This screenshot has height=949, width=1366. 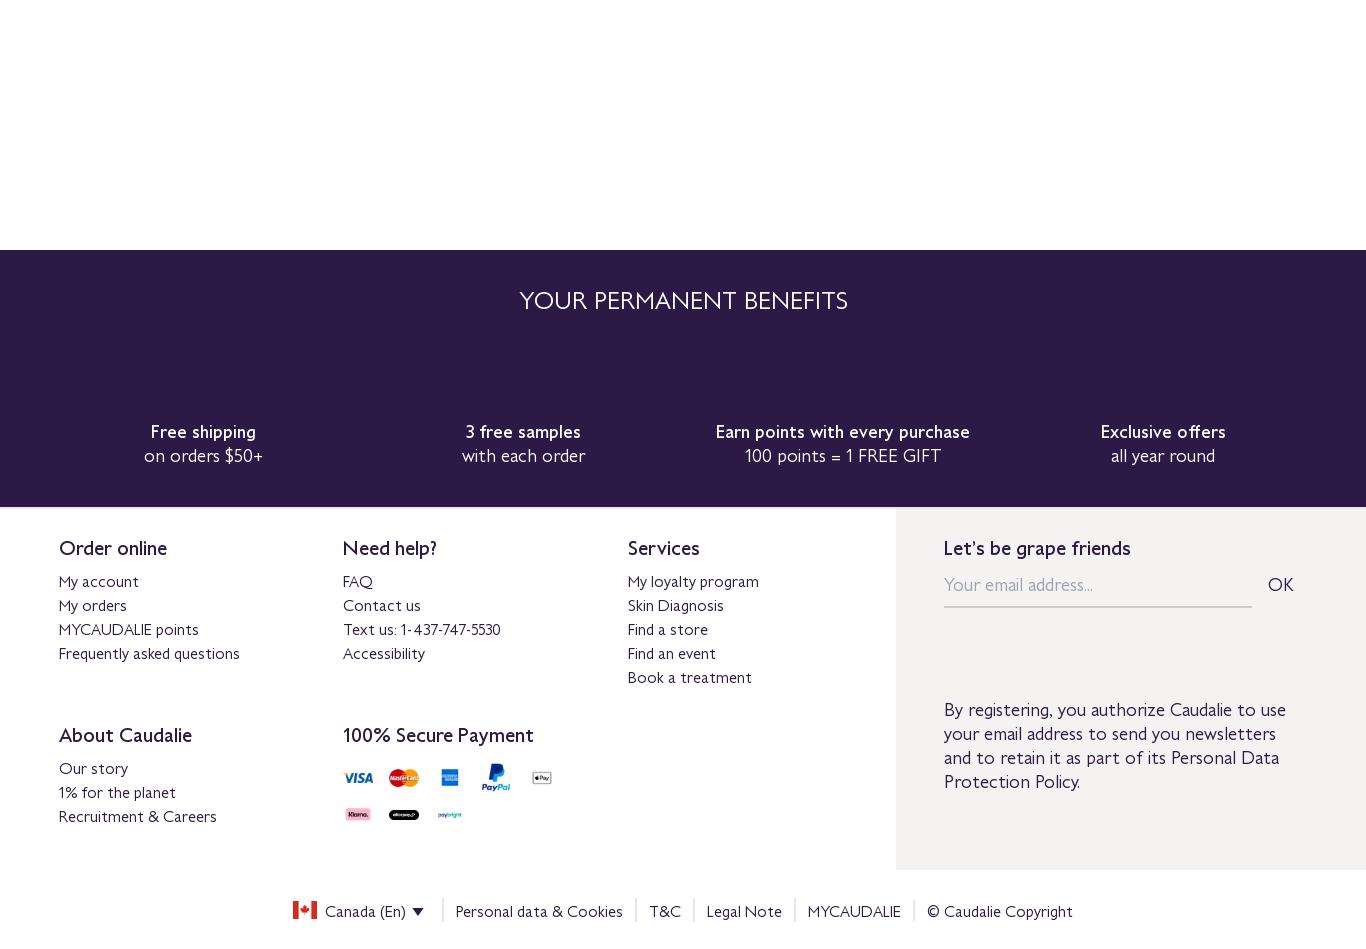 I want to click on 'Earn points with every purchase', so click(x=716, y=430).